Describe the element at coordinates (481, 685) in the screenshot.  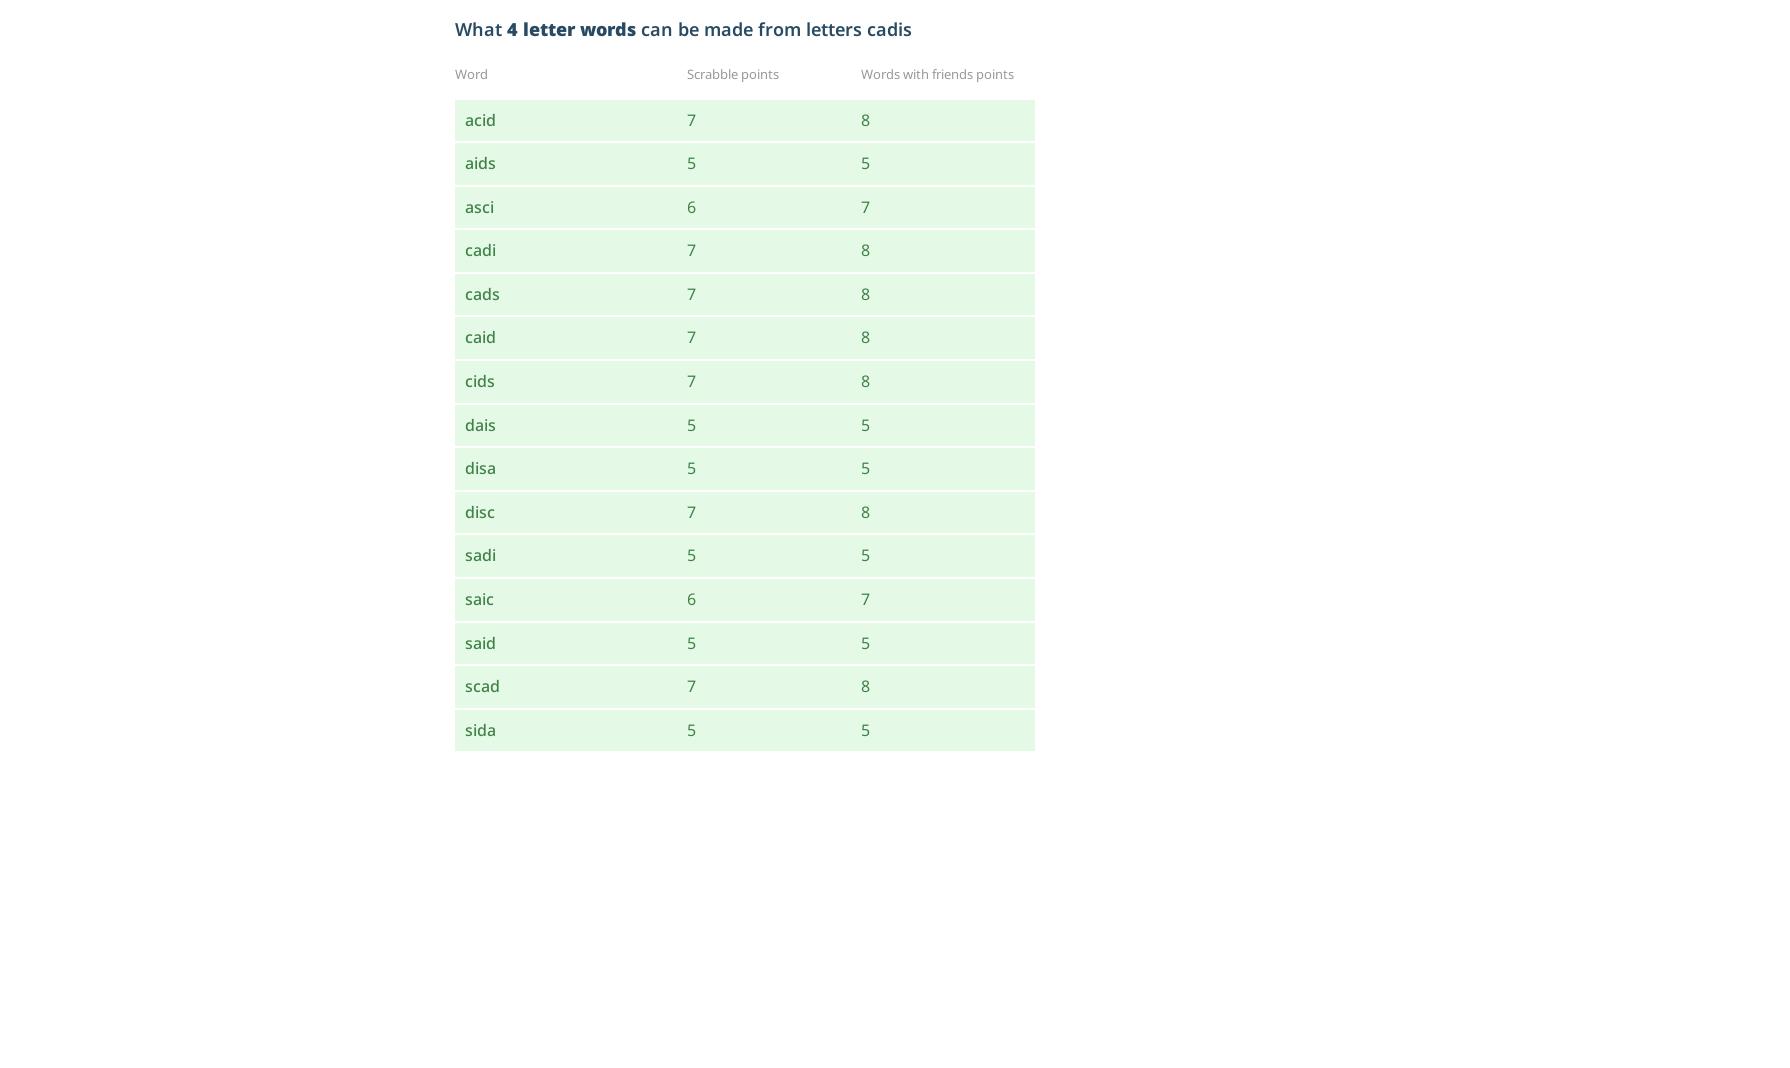
I see `'scad'` at that location.